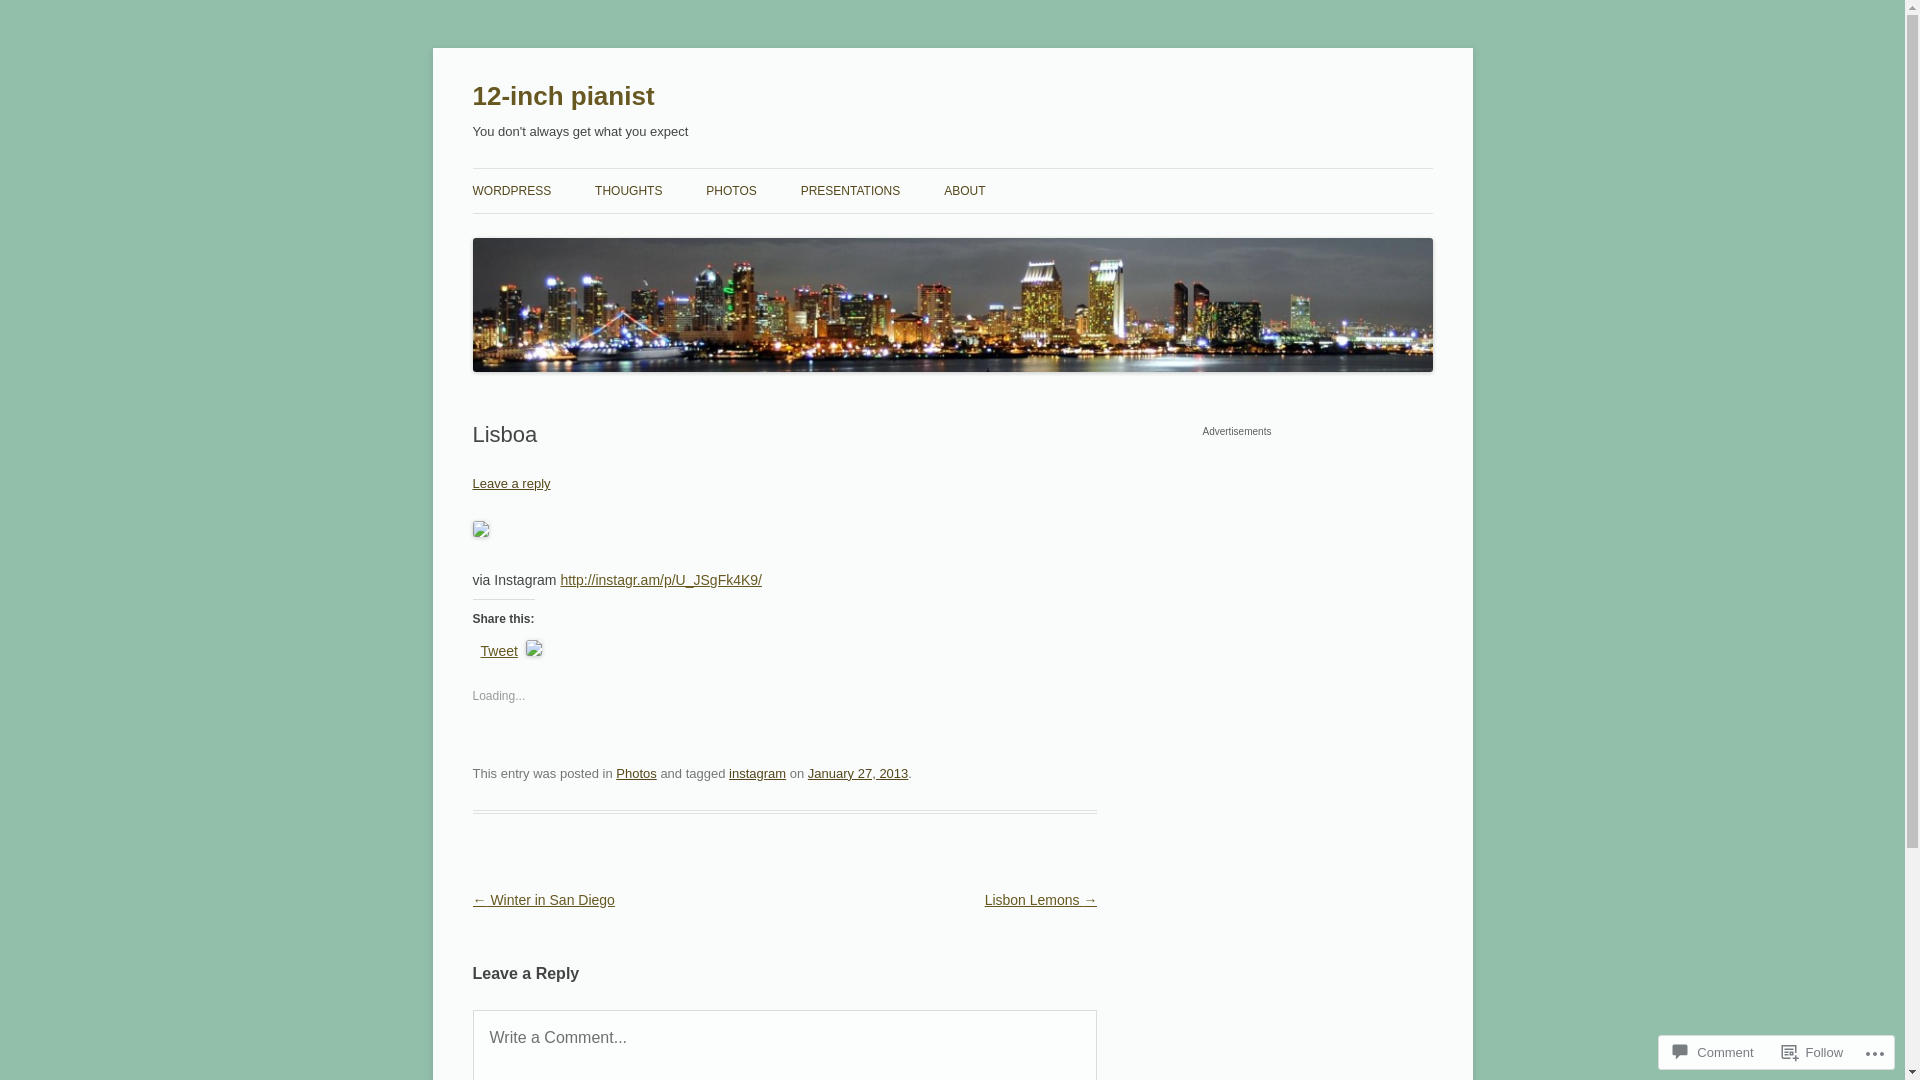 This screenshot has height=1080, width=1920. Describe the element at coordinates (498, 648) in the screenshot. I see `'Tweet'` at that location.